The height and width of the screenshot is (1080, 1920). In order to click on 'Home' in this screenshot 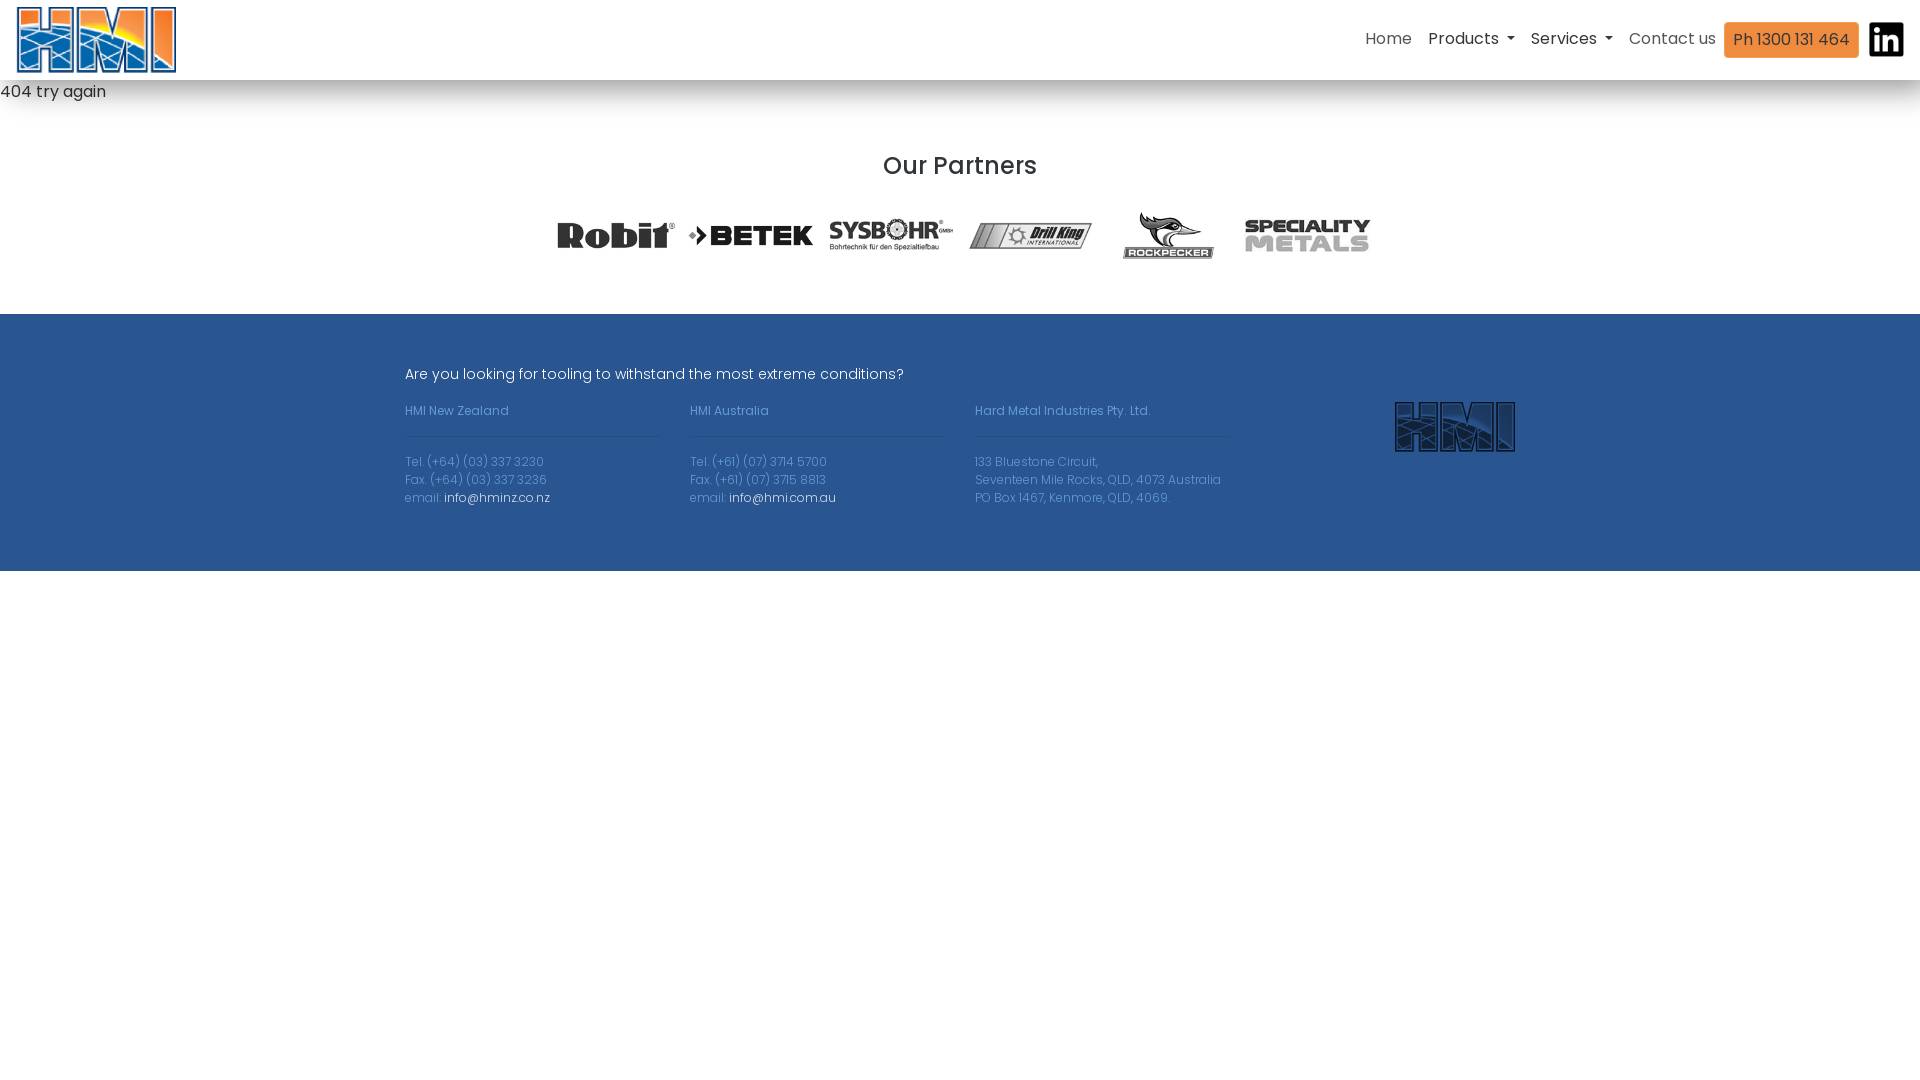, I will do `click(1387, 38)`.